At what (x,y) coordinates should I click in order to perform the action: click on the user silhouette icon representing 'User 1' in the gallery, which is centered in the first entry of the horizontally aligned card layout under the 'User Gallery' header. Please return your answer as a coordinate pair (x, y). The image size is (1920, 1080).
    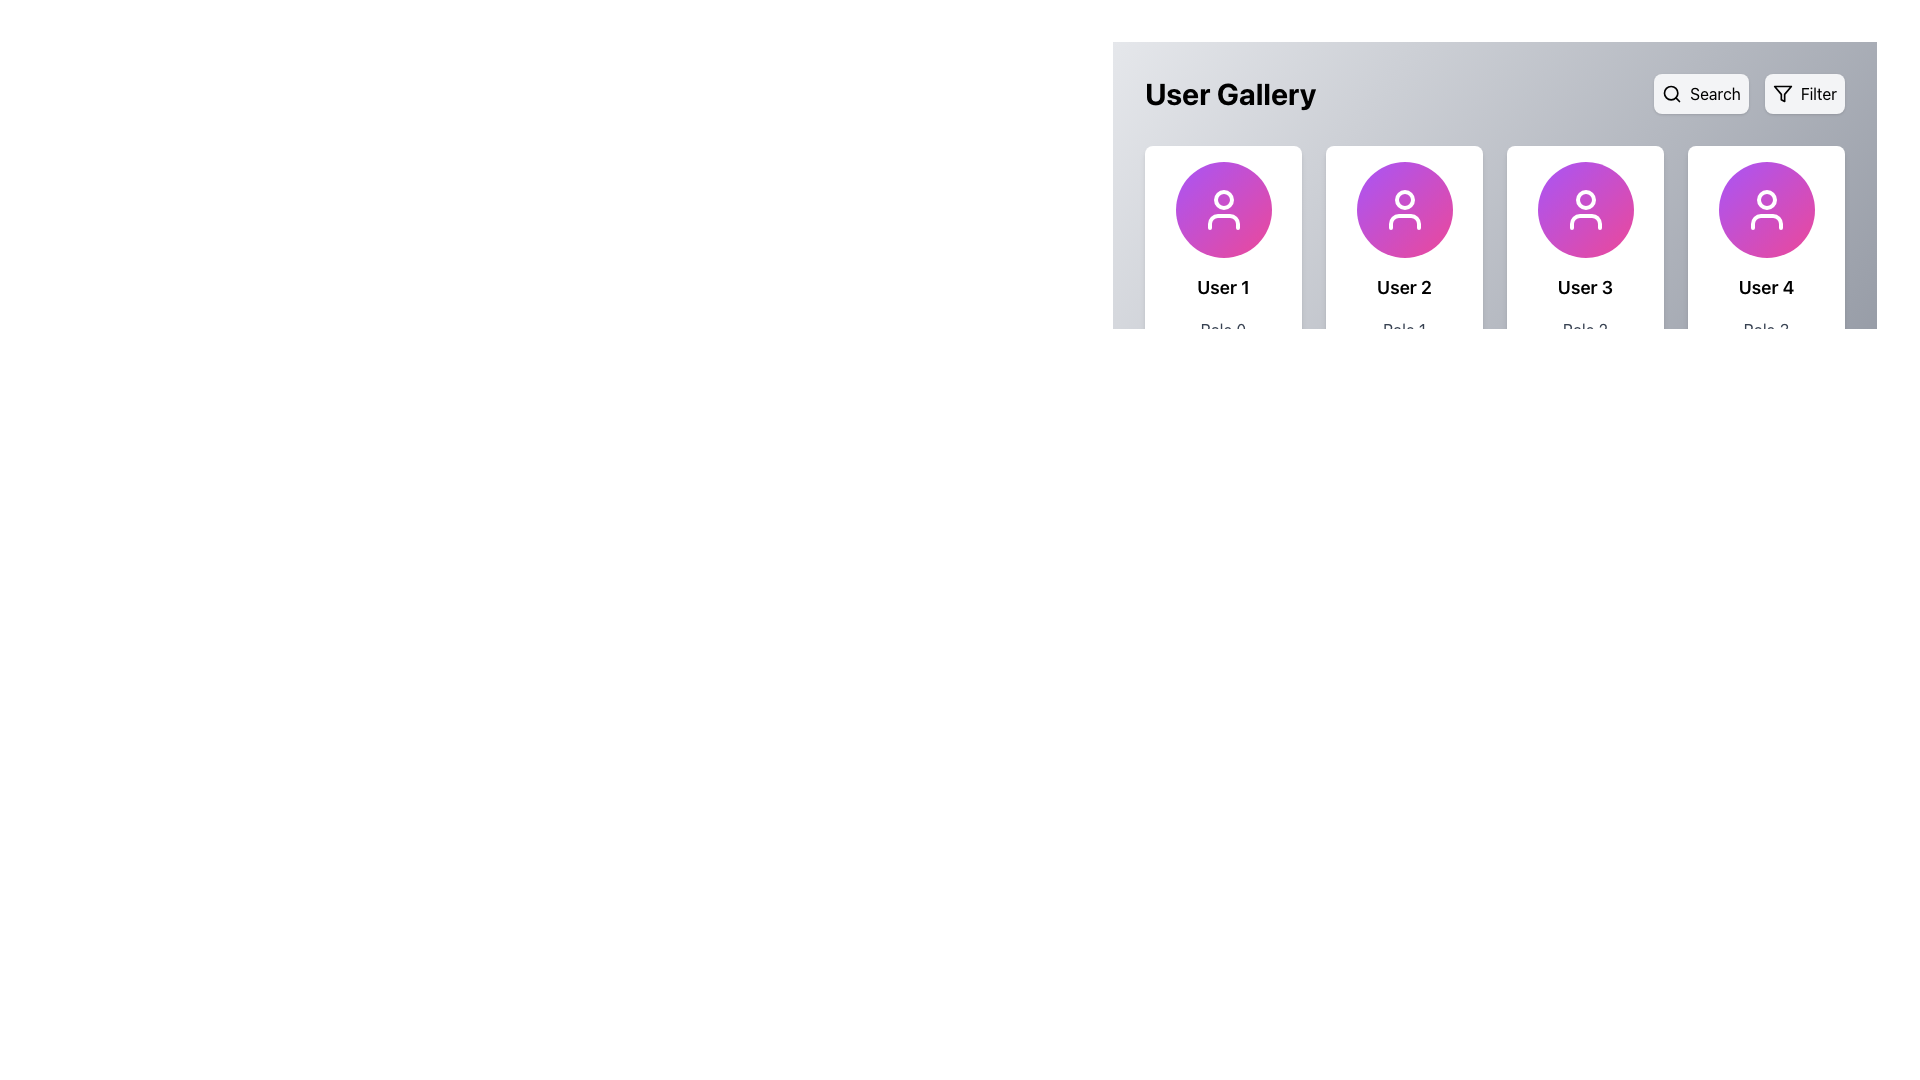
    Looking at the image, I should click on (1222, 209).